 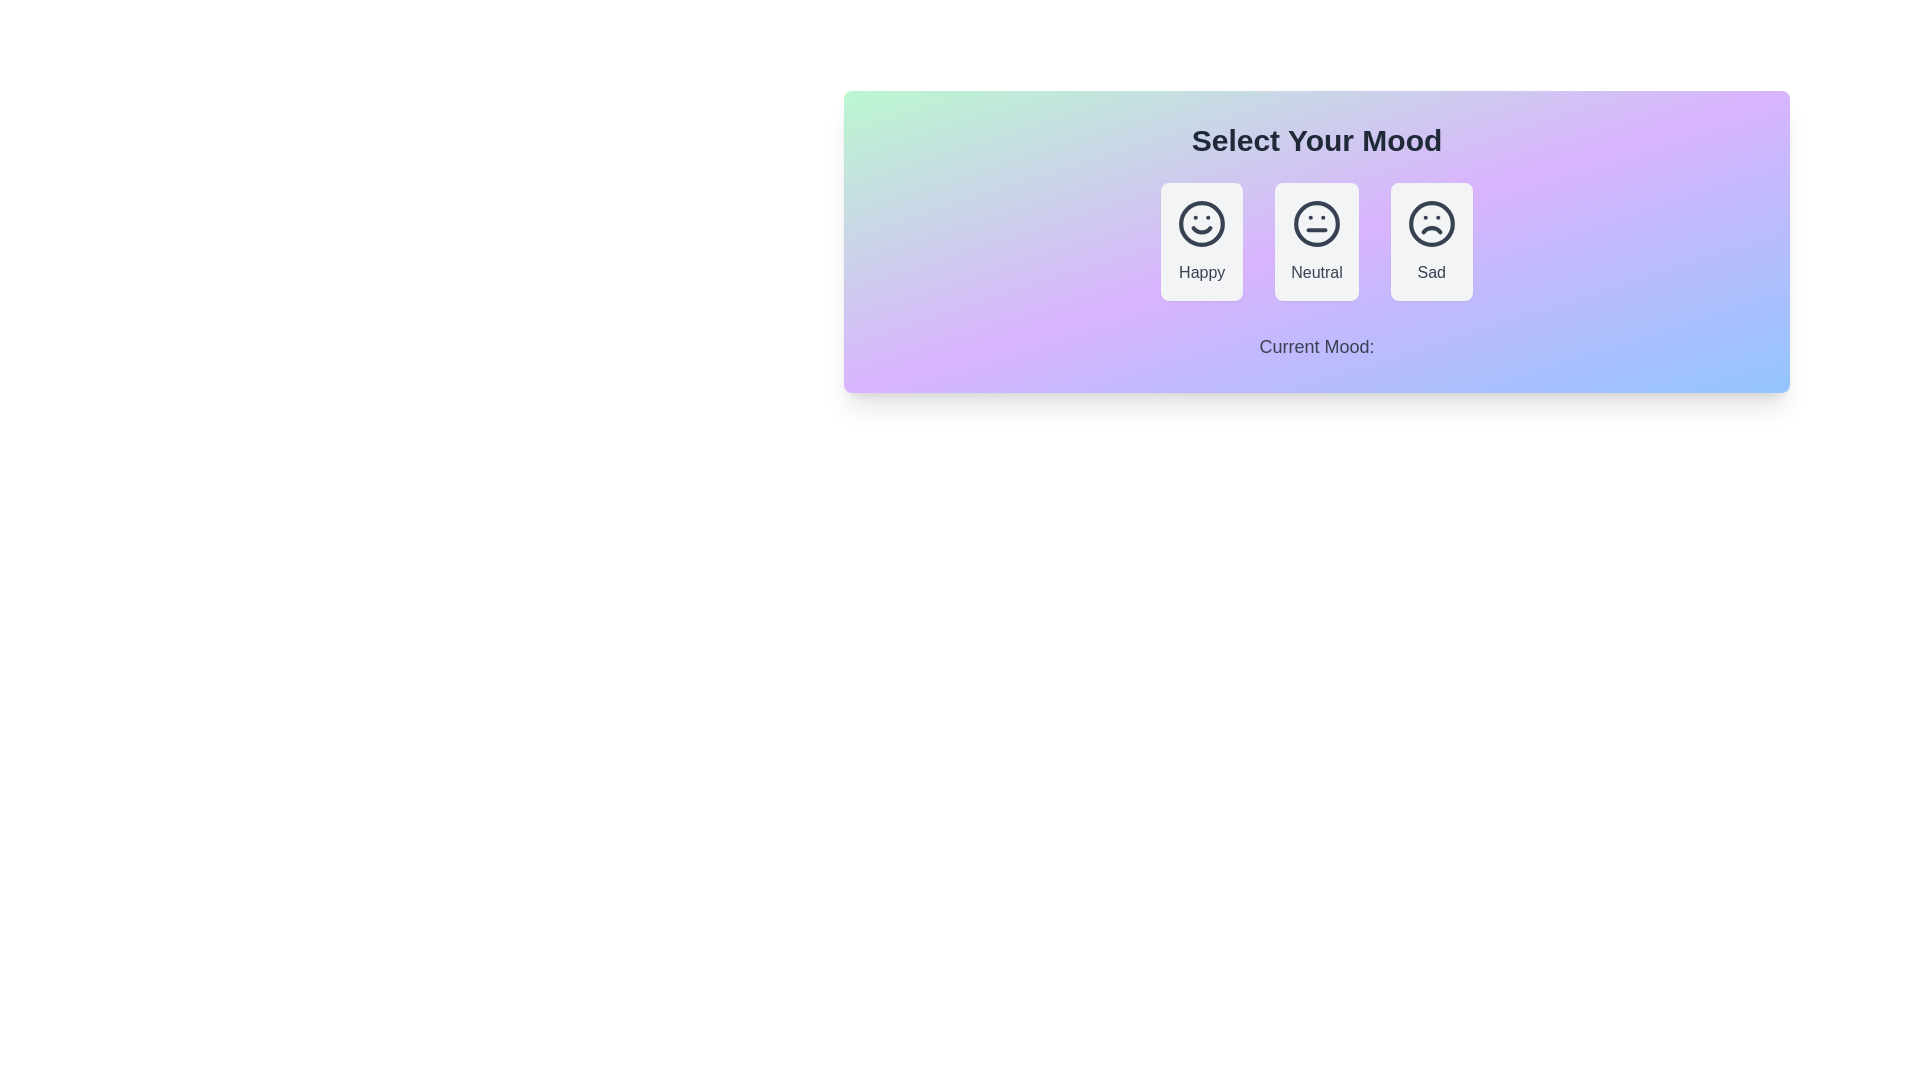 I want to click on the Happy button to observe its hover effects, so click(x=1201, y=241).